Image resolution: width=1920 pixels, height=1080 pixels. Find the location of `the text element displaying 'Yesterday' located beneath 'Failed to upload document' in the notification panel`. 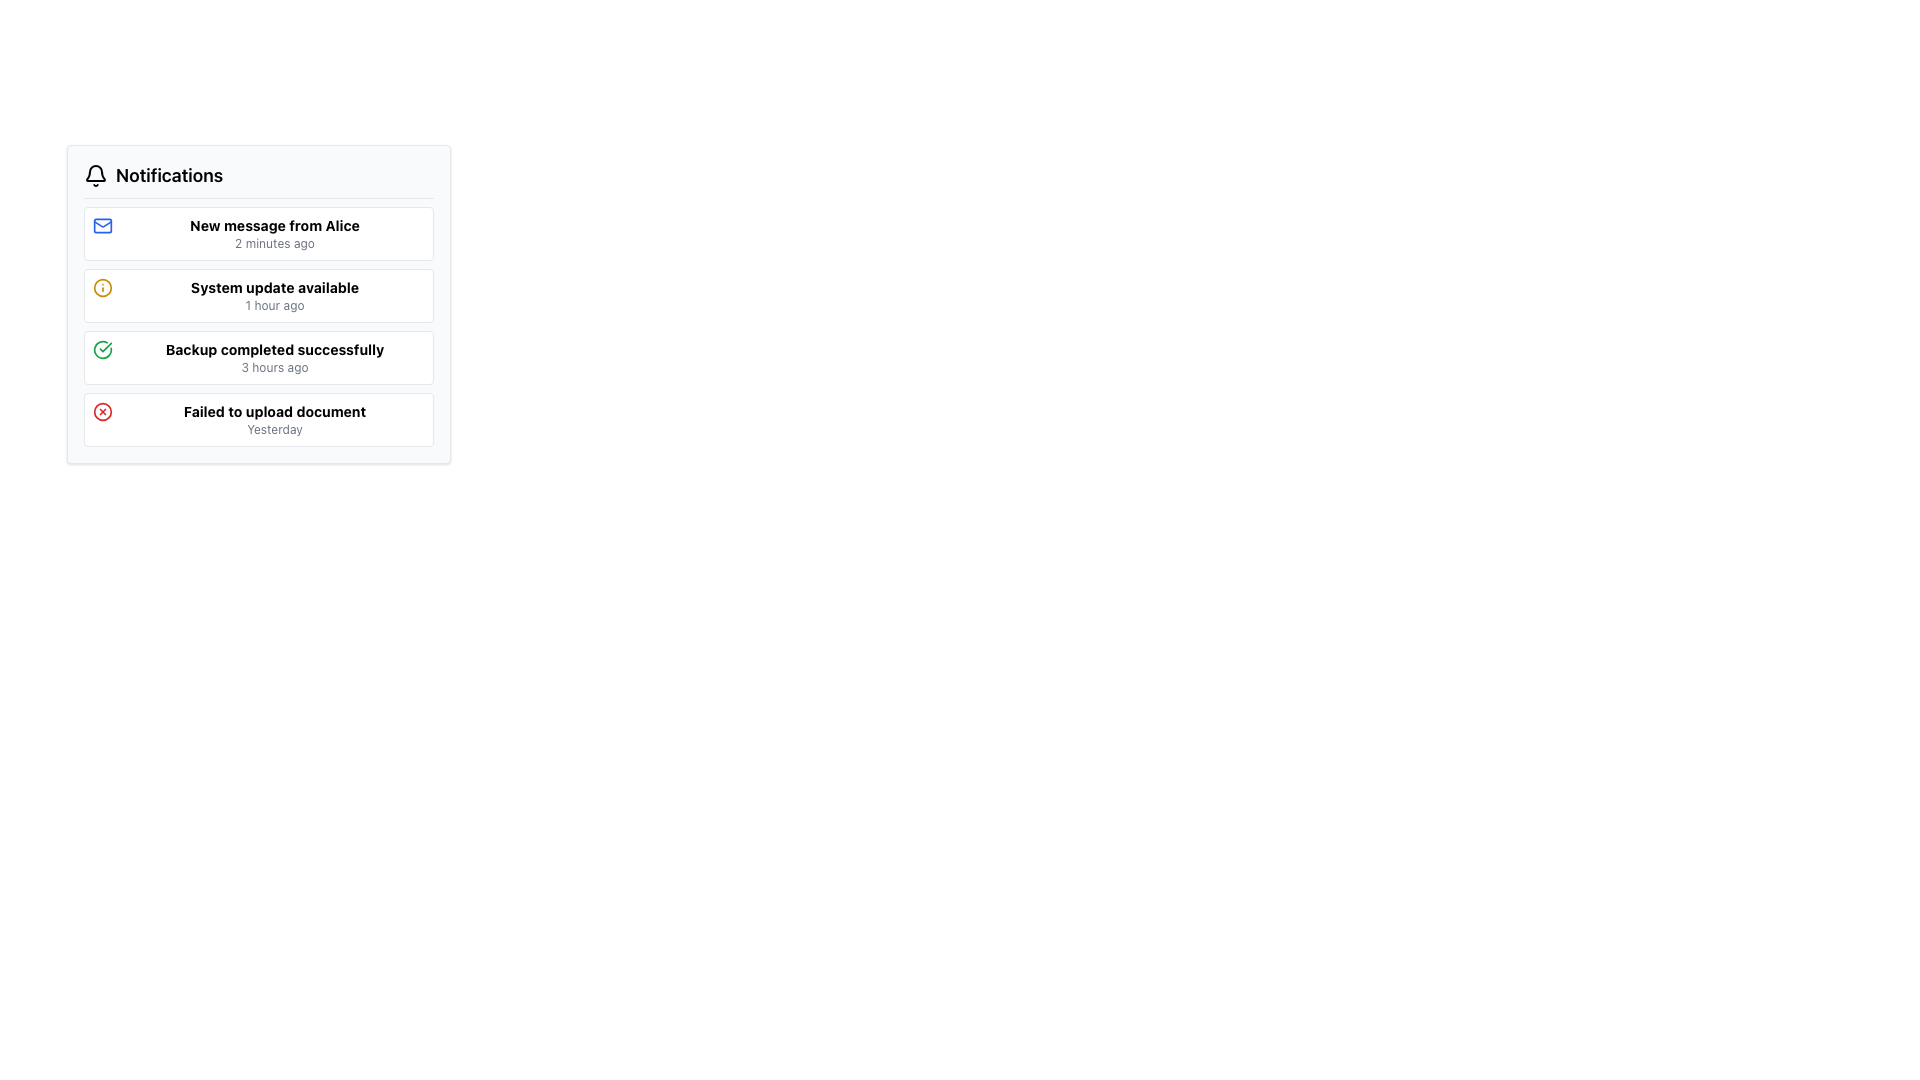

the text element displaying 'Yesterday' located beneath 'Failed to upload document' in the notification panel is located at coordinates (273, 428).